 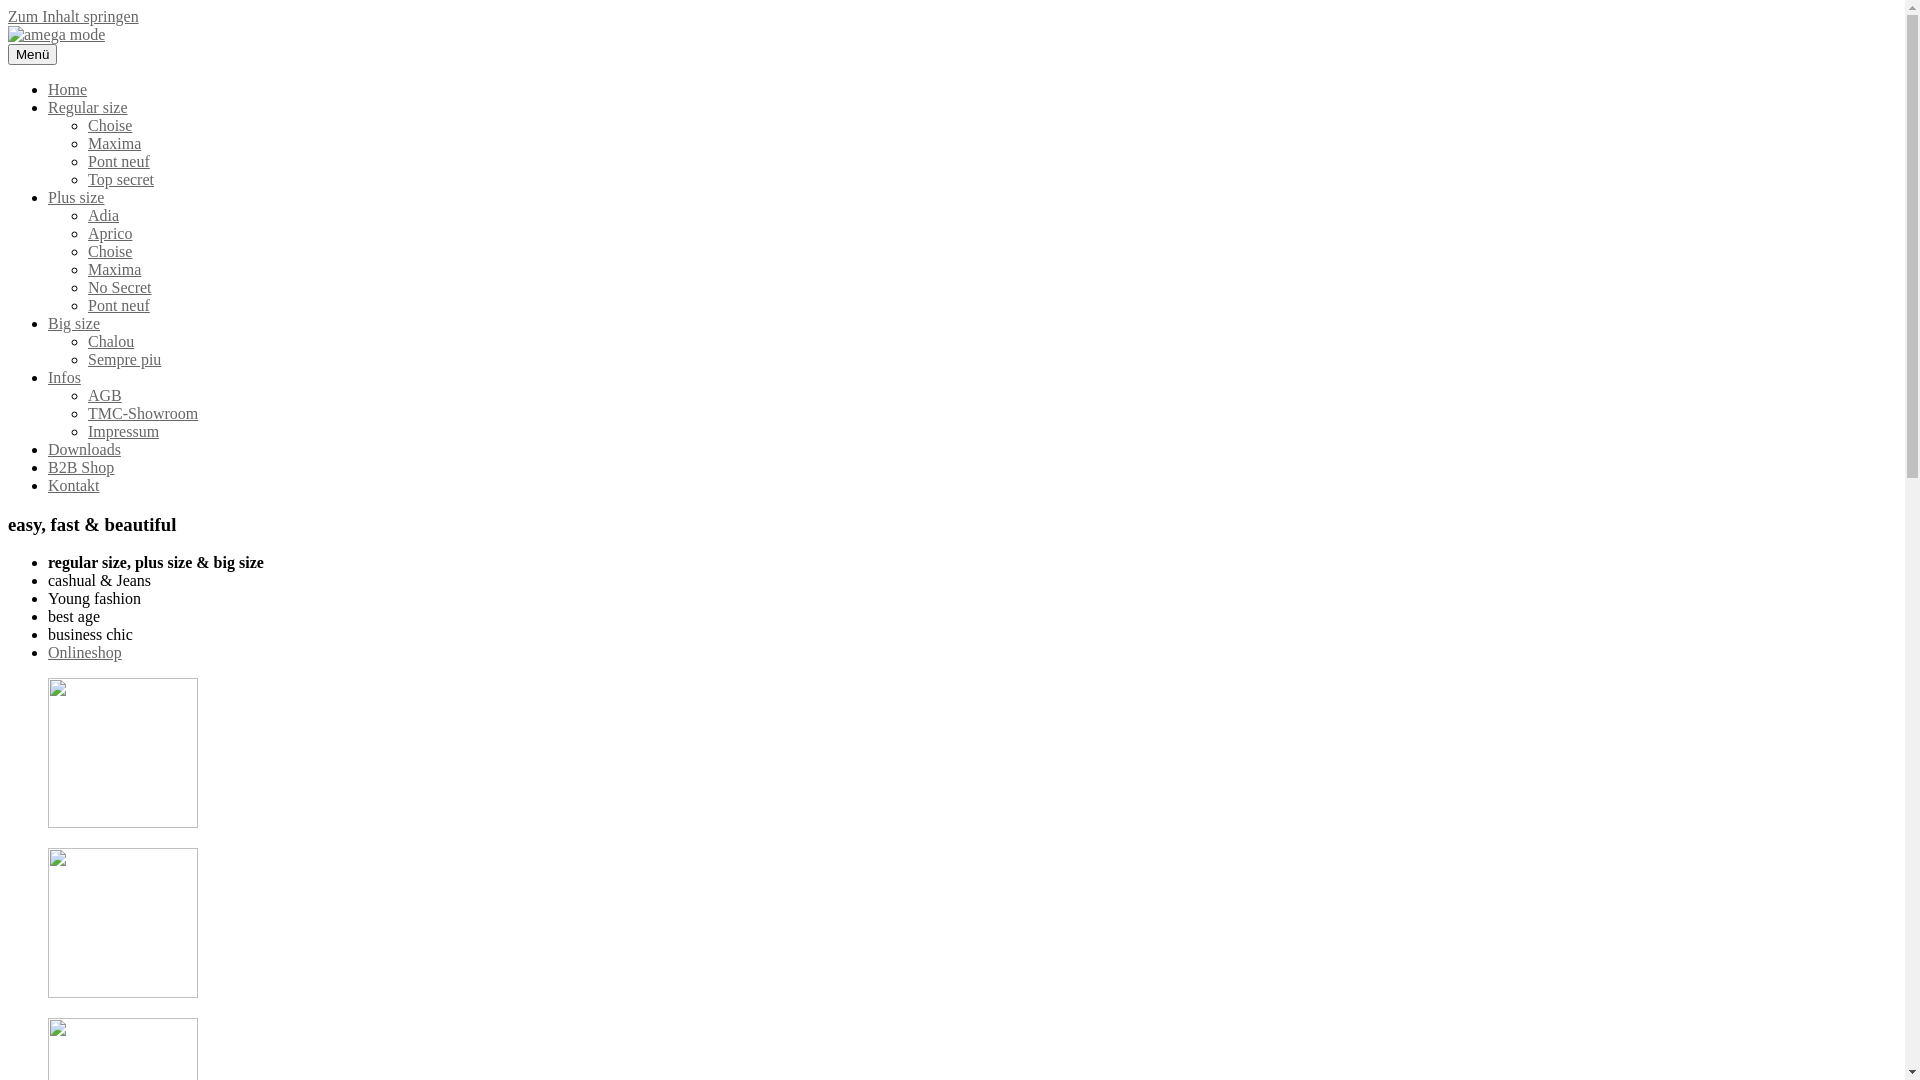 What do you see at coordinates (113, 268) in the screenshot?
I see `'Maxima'` at bounding box center [113, 268].